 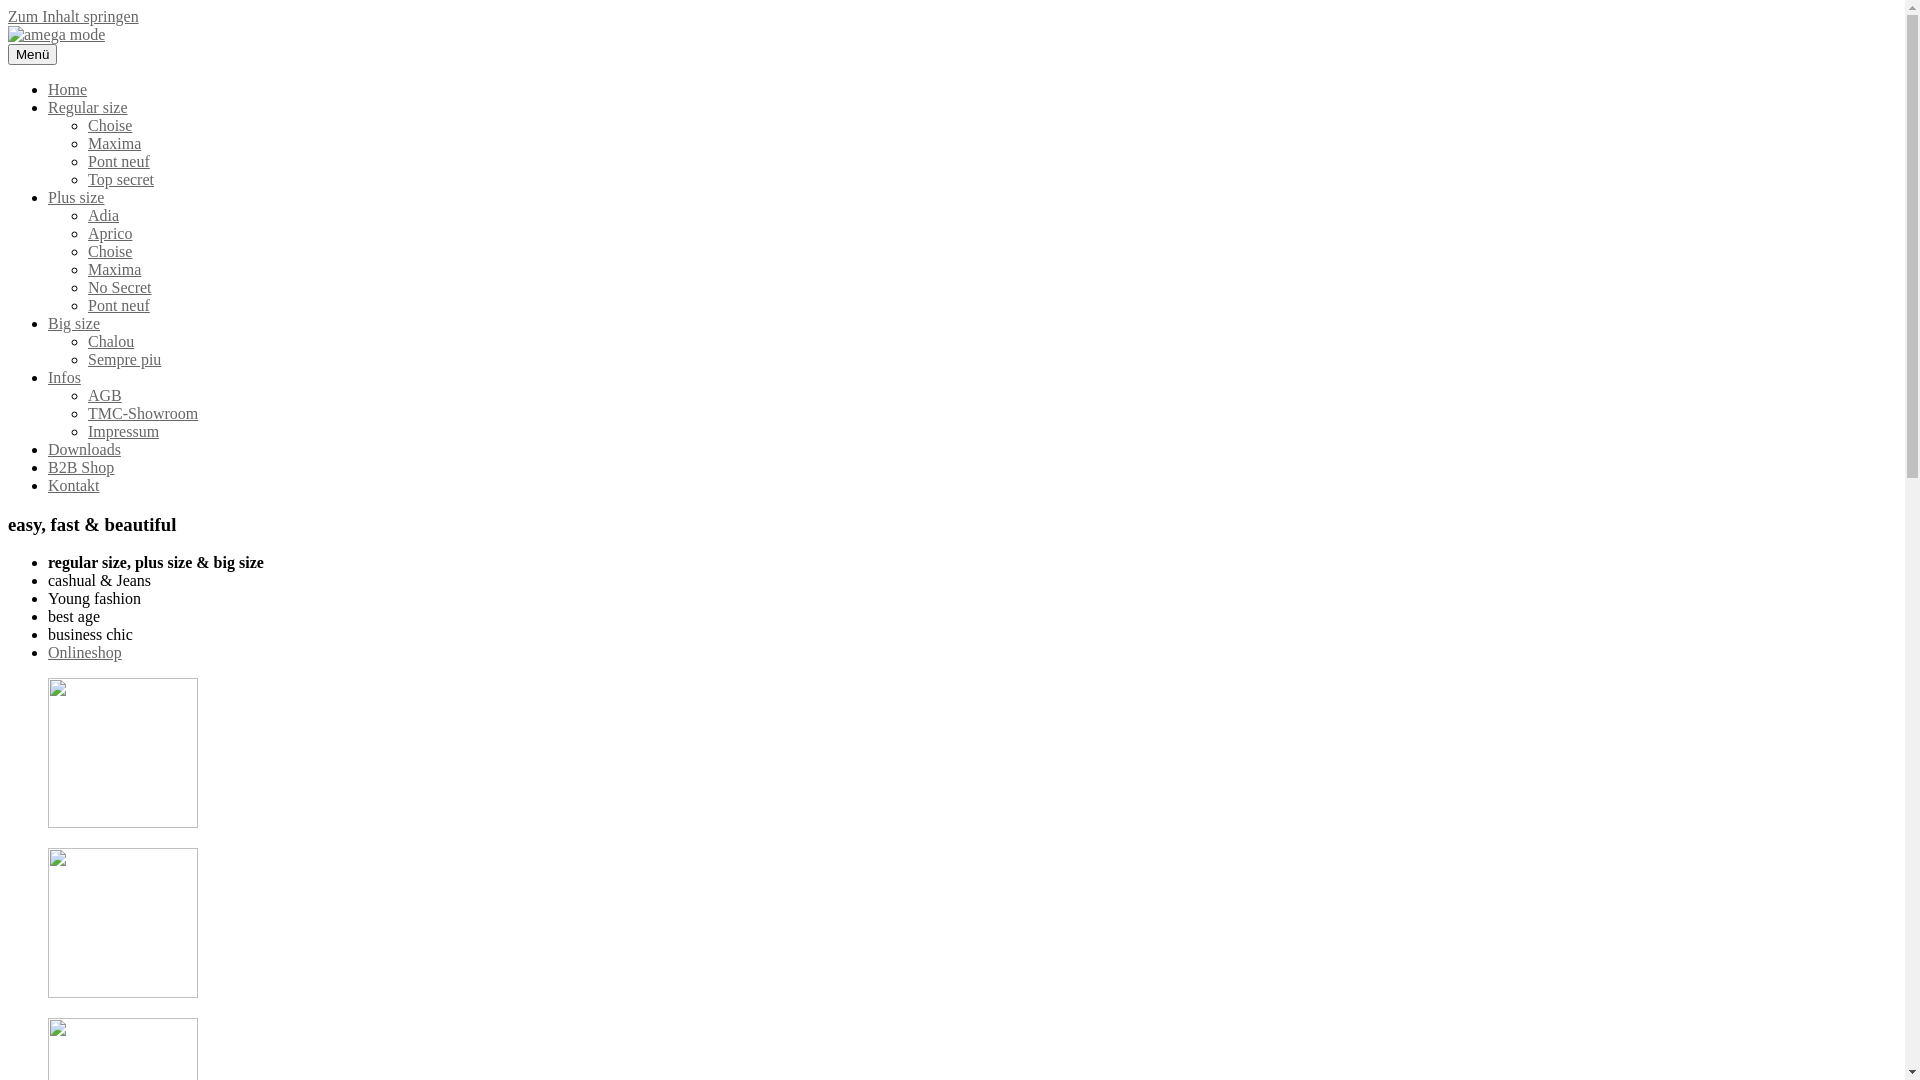 What do you see at coordinates (113, 268) in the screenshot?
I see `'Maxima'` at bounding box center [113, 268].